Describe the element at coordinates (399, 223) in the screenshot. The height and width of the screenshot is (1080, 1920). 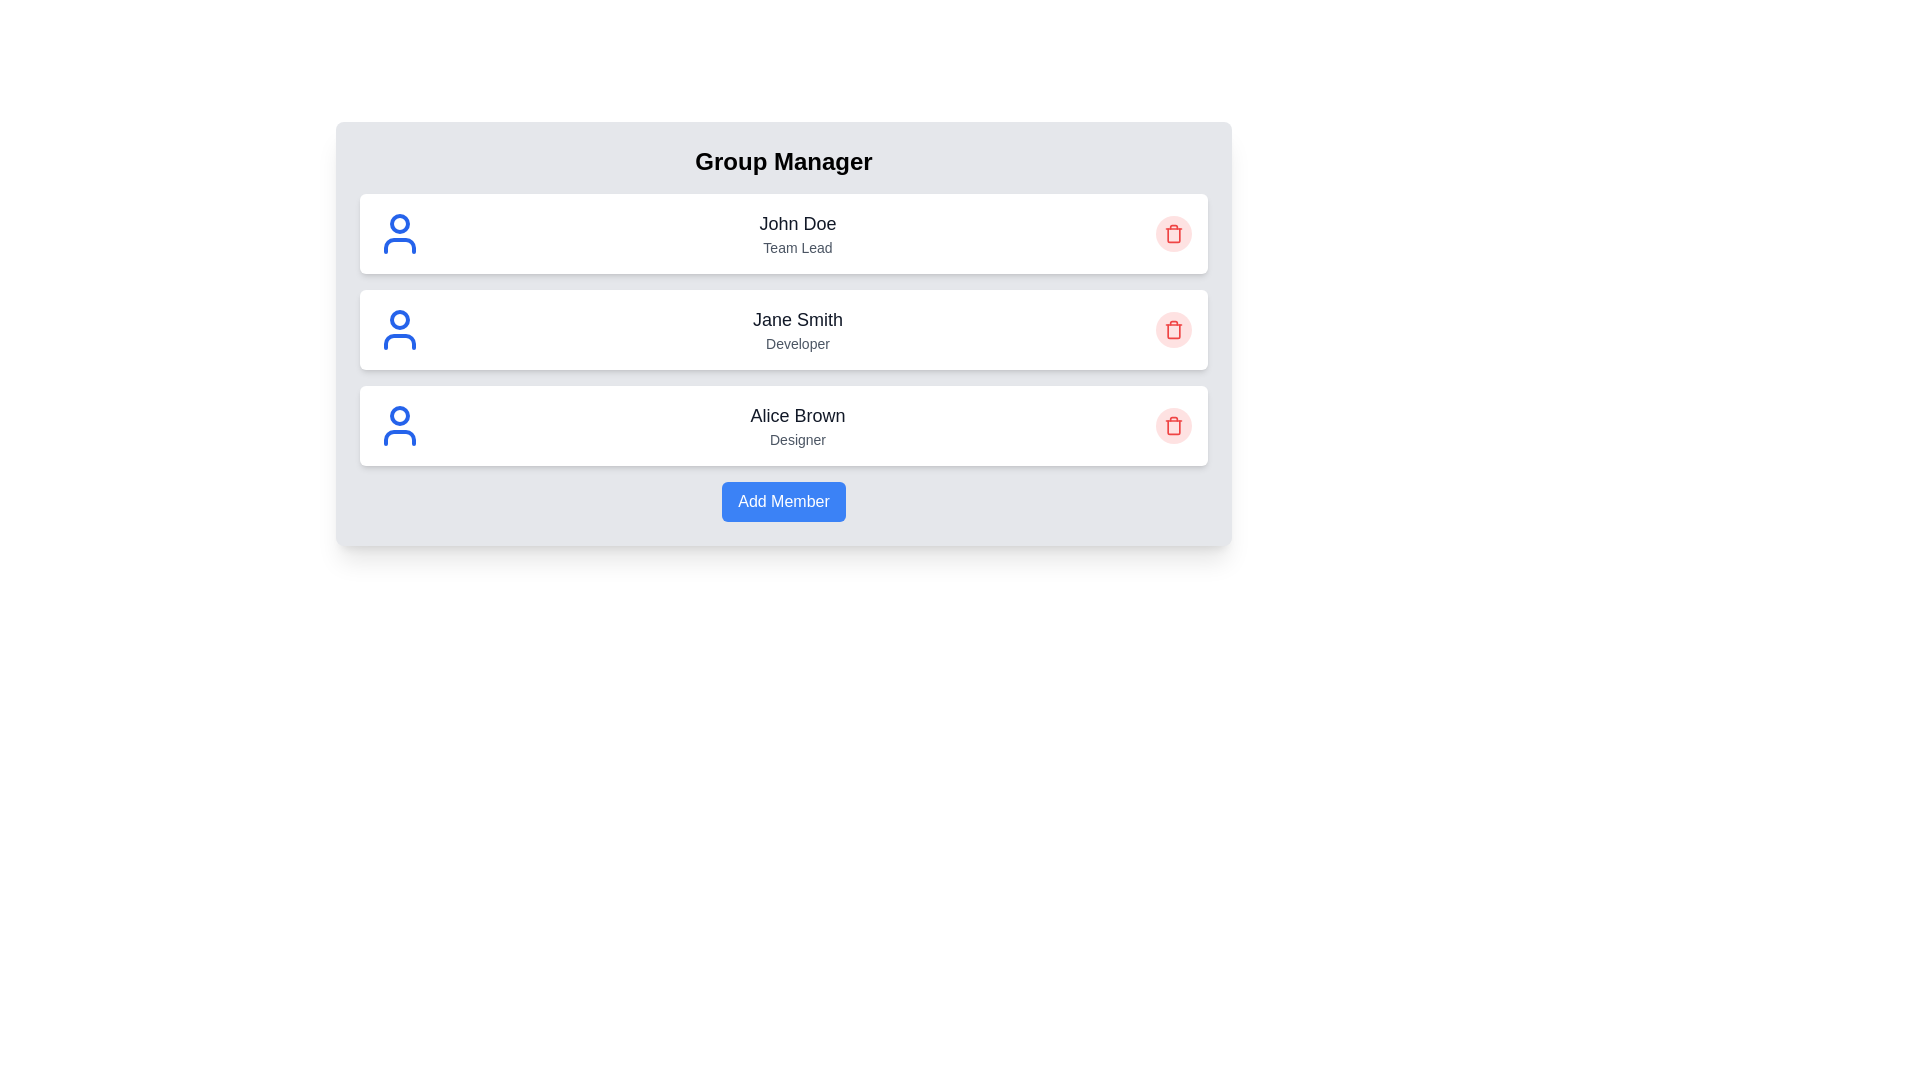
I see `the SVG circle element that represents the user icon, located on the left side of the first row in the list of user profiles within the 'Group Manager' section` at that location.